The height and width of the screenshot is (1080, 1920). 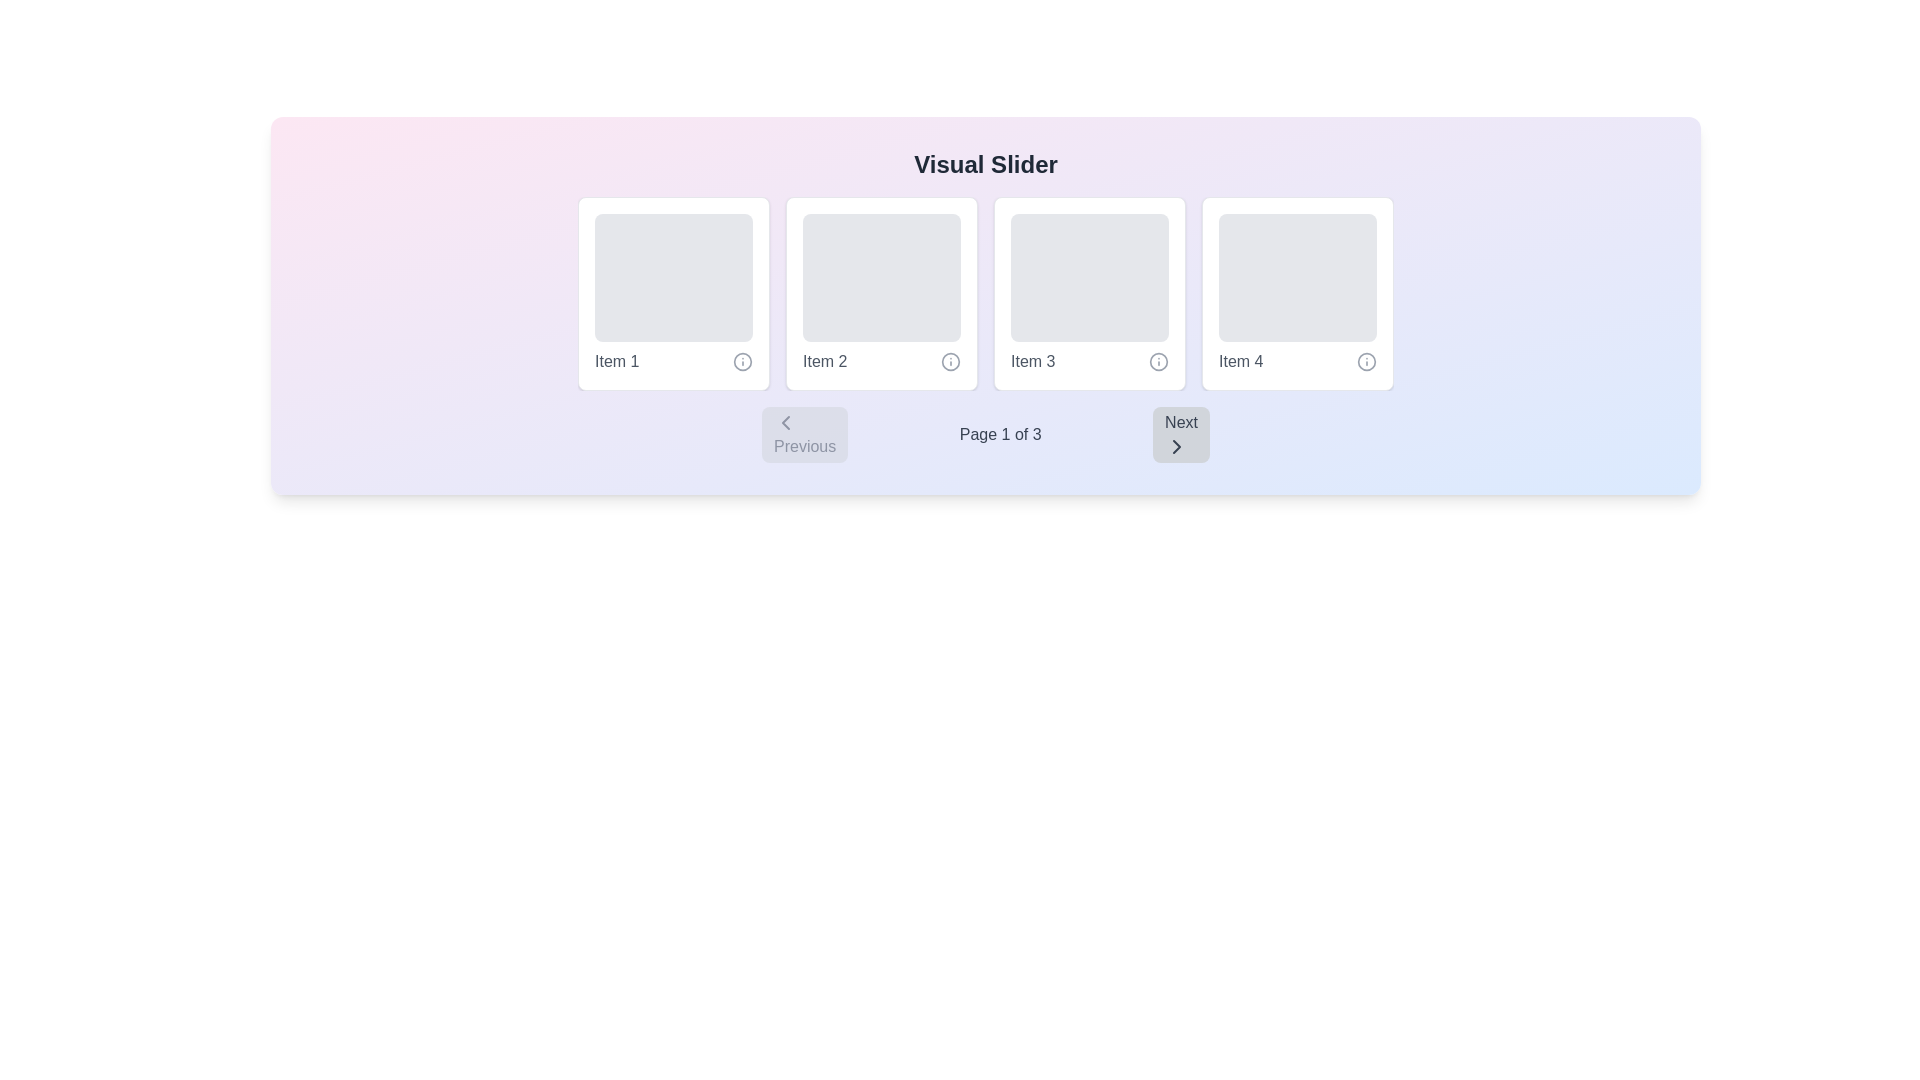 I want to click on the circular information icon located to the right of the 'Item 2' label within the second card under the 'Visual Slider' heading, so click(x=949, y=362).